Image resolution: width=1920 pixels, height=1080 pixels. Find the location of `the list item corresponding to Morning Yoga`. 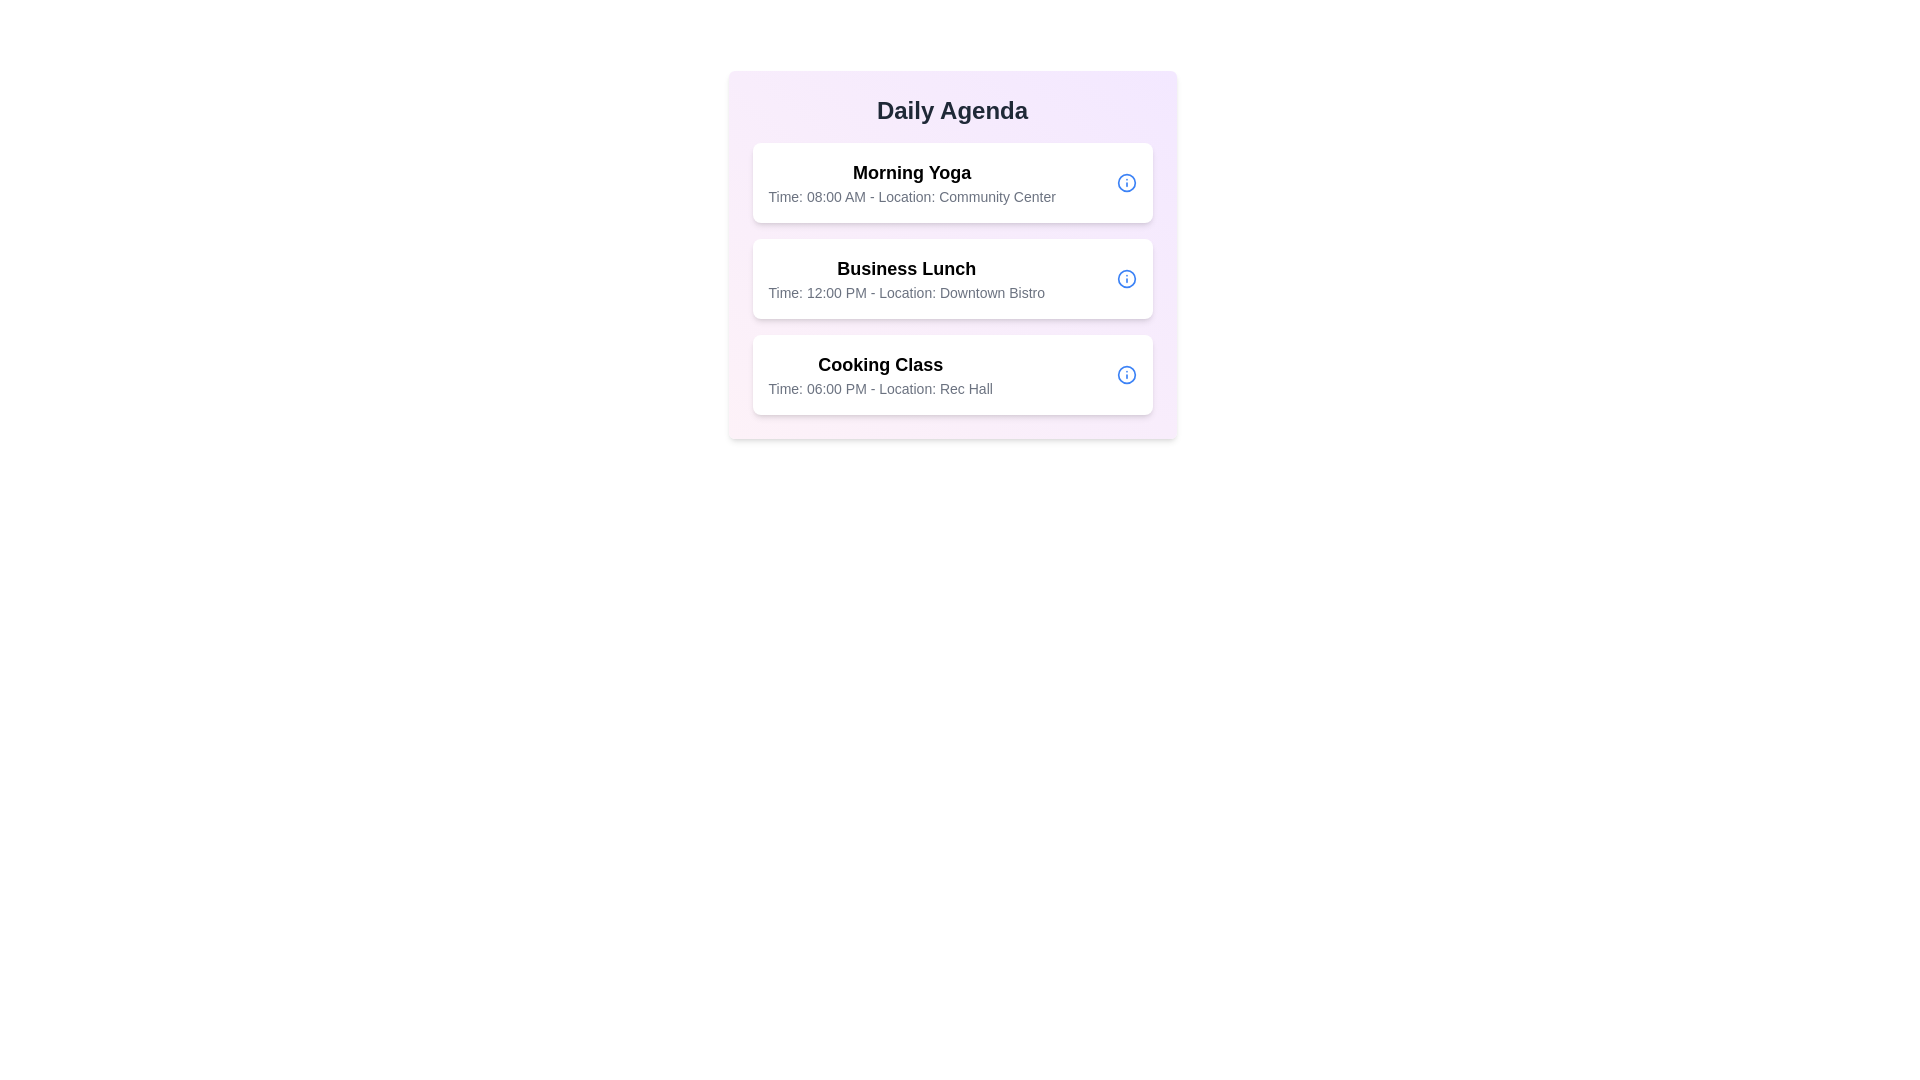

the list item corresponding to Morning Yoga is located at coordinates (951, 182).